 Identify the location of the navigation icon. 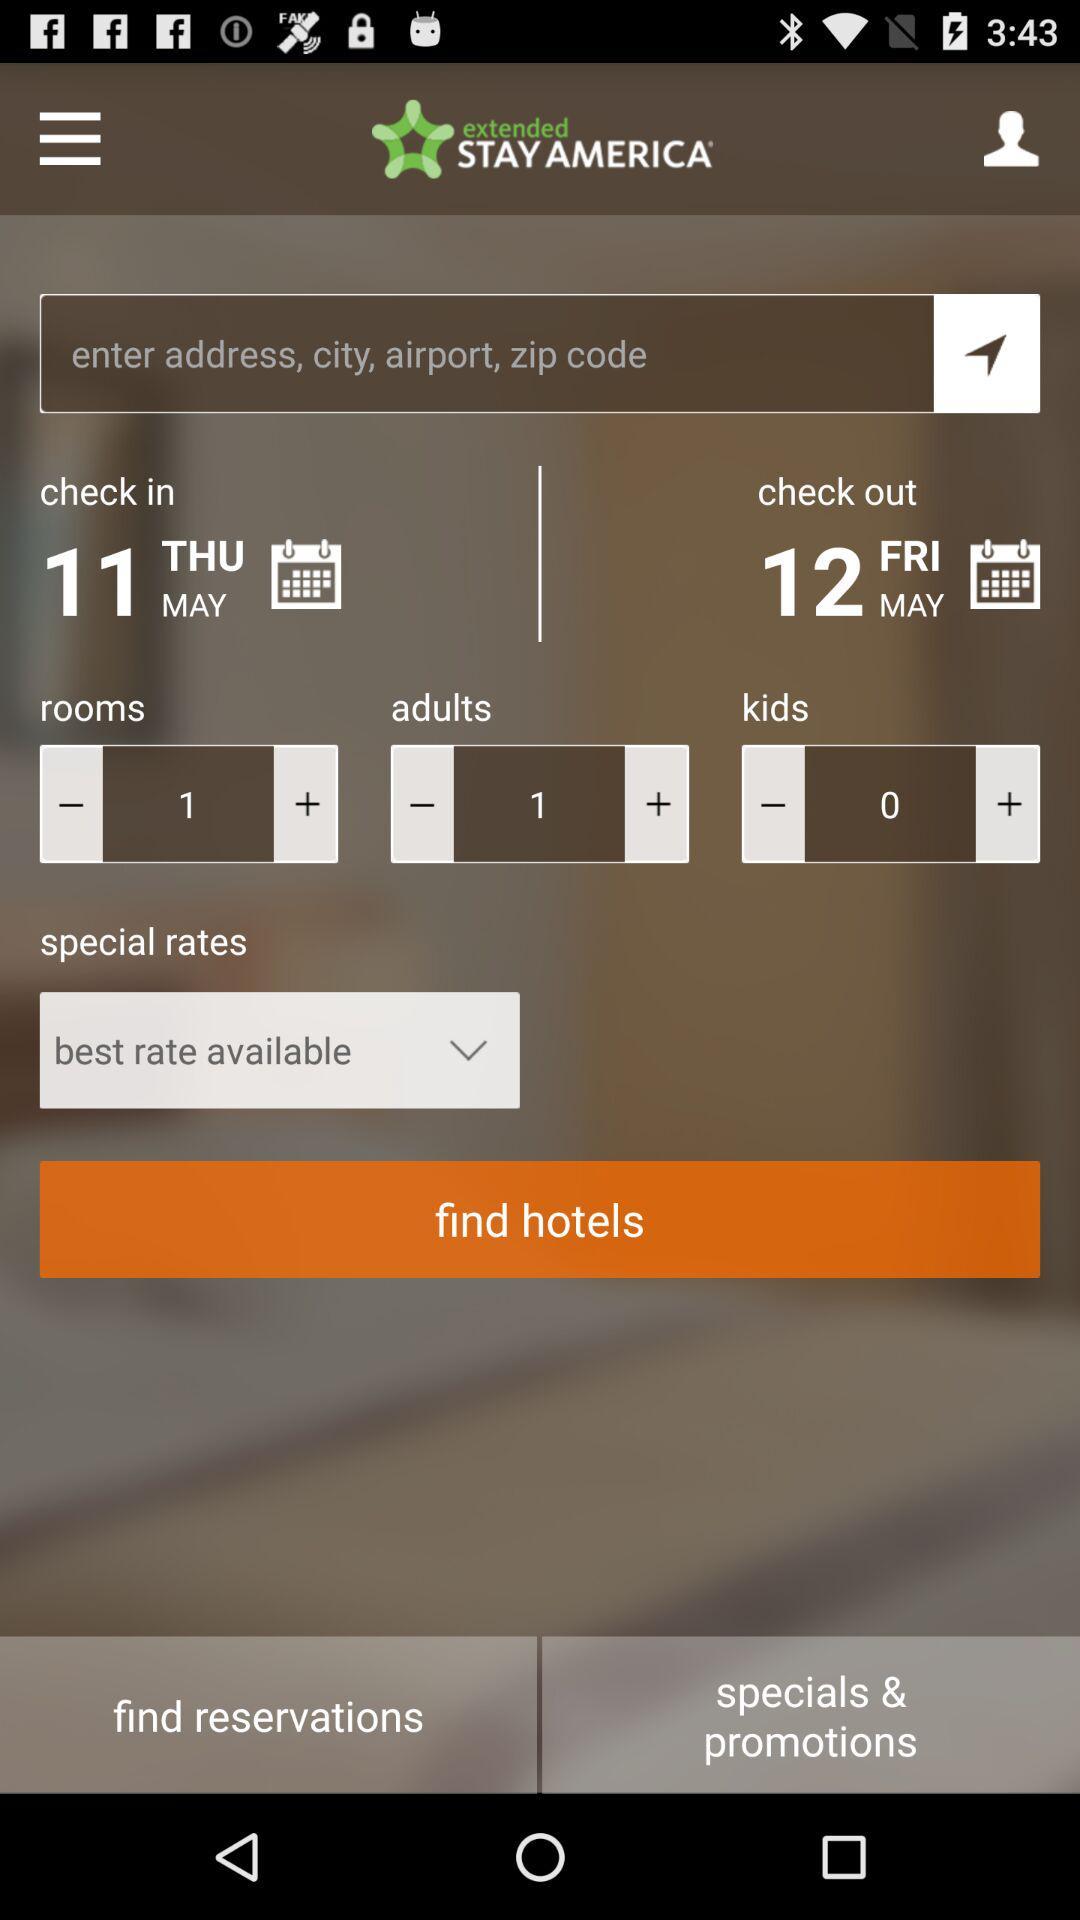
(986, 378).